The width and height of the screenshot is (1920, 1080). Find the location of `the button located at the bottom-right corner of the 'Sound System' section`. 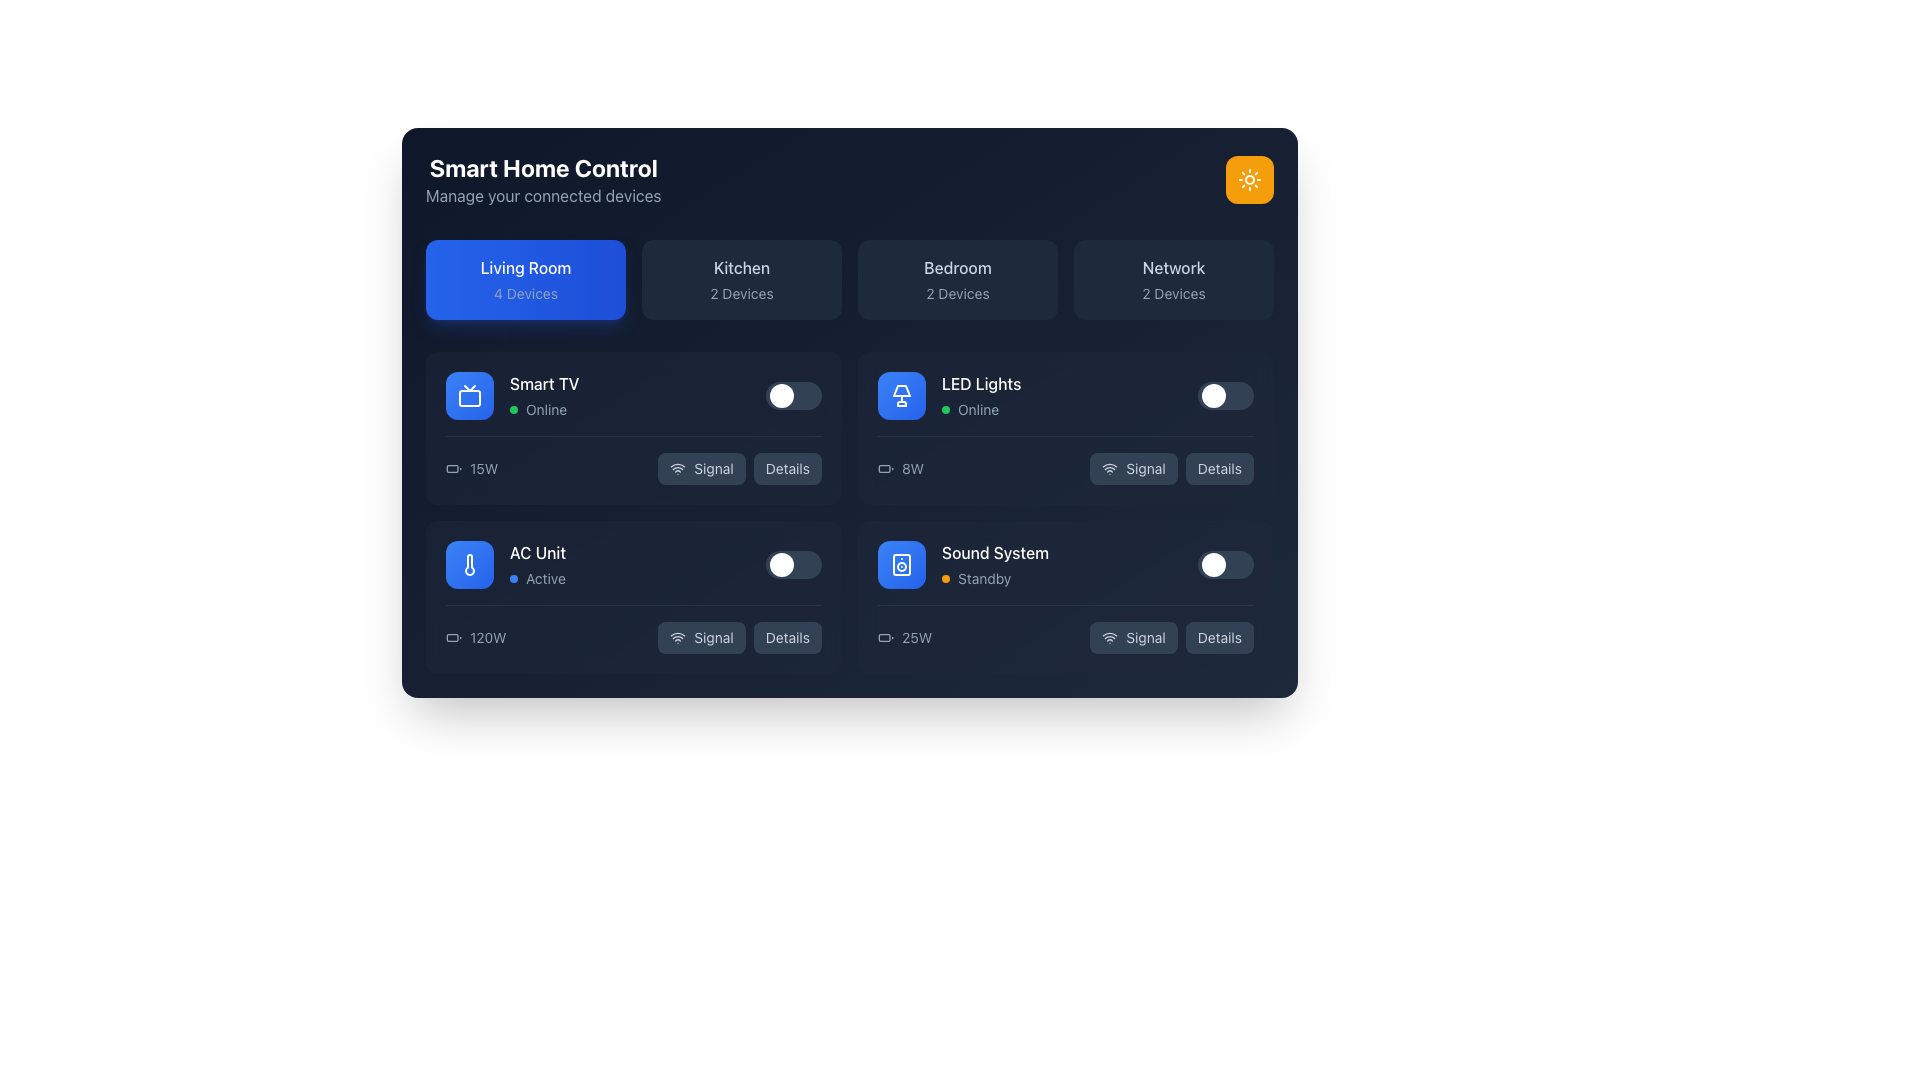

the button located at the bottom-right corner of the 'Sound System' section is located at coordinates (1218, 637).